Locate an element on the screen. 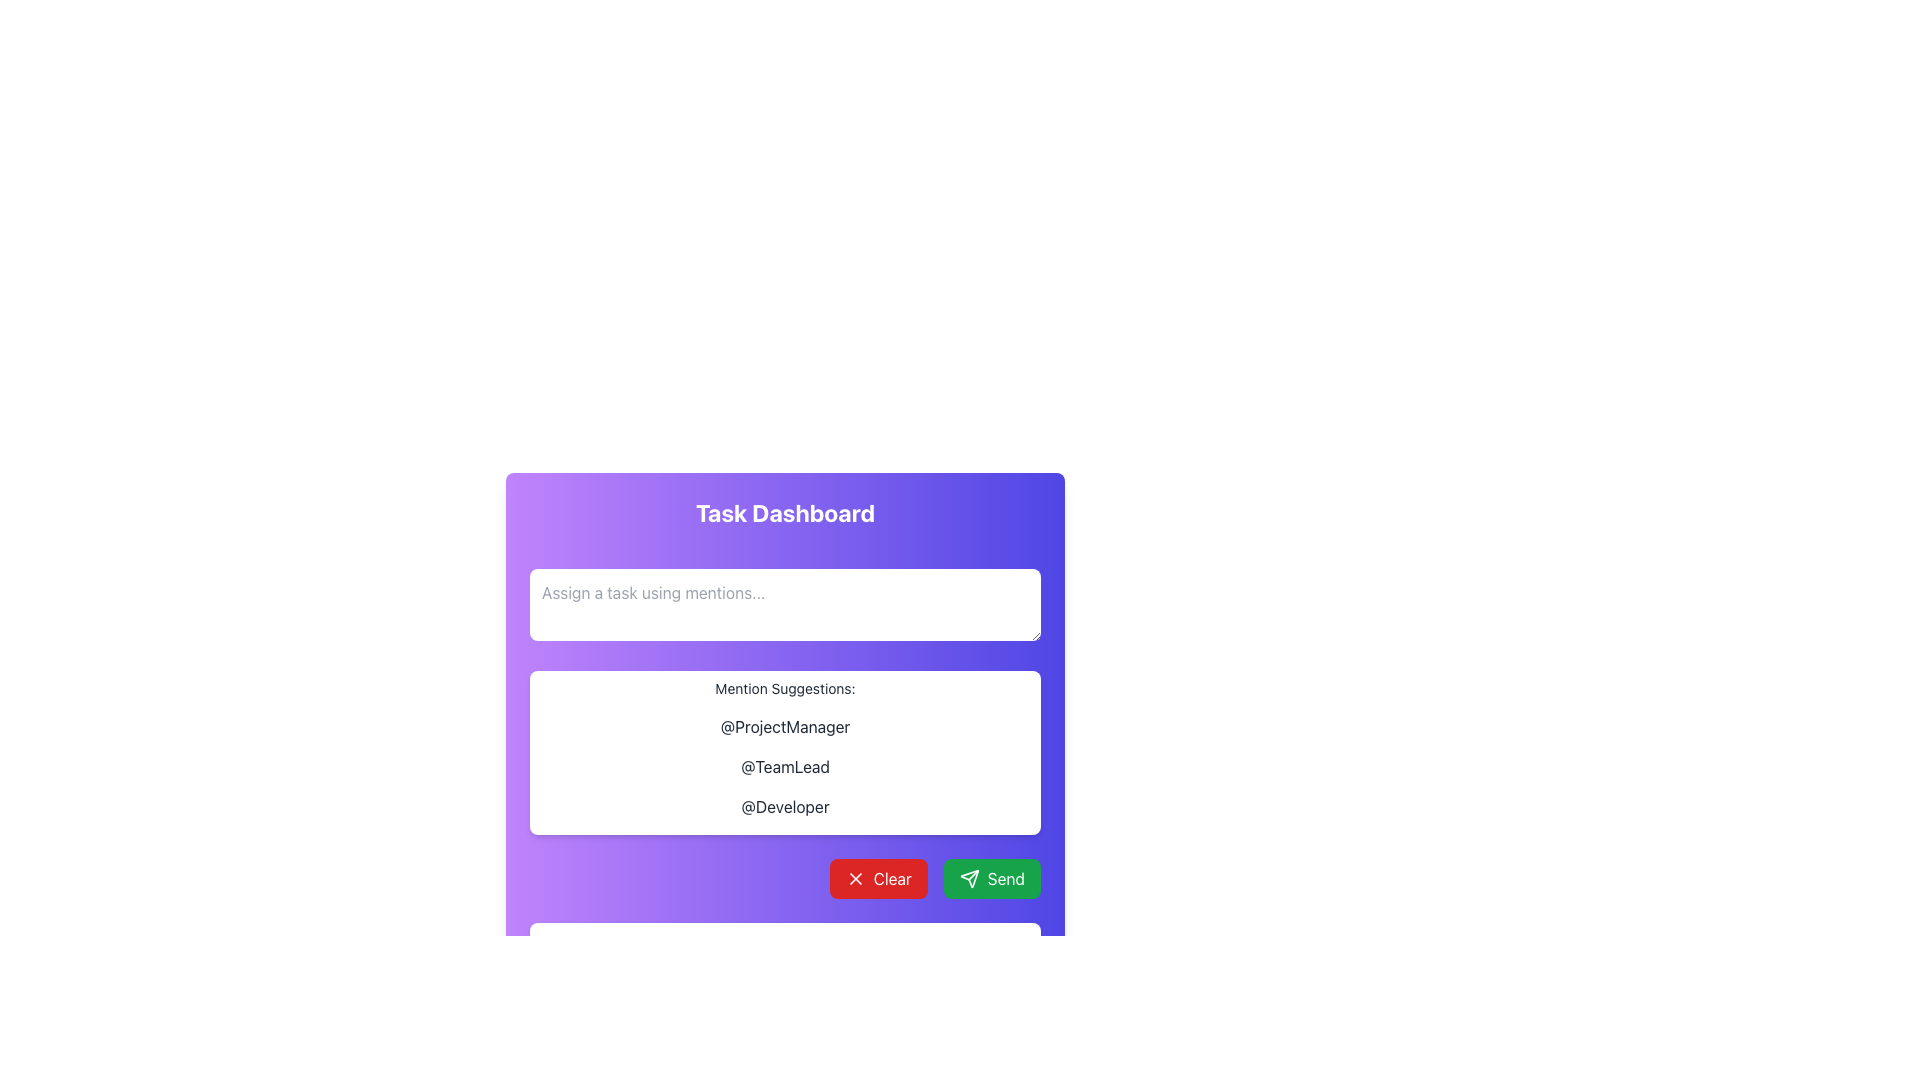  the 'Send' button that contains the triangular paper plane icon, located in the lower right corner of the interface is located at coordinates (969, 878).